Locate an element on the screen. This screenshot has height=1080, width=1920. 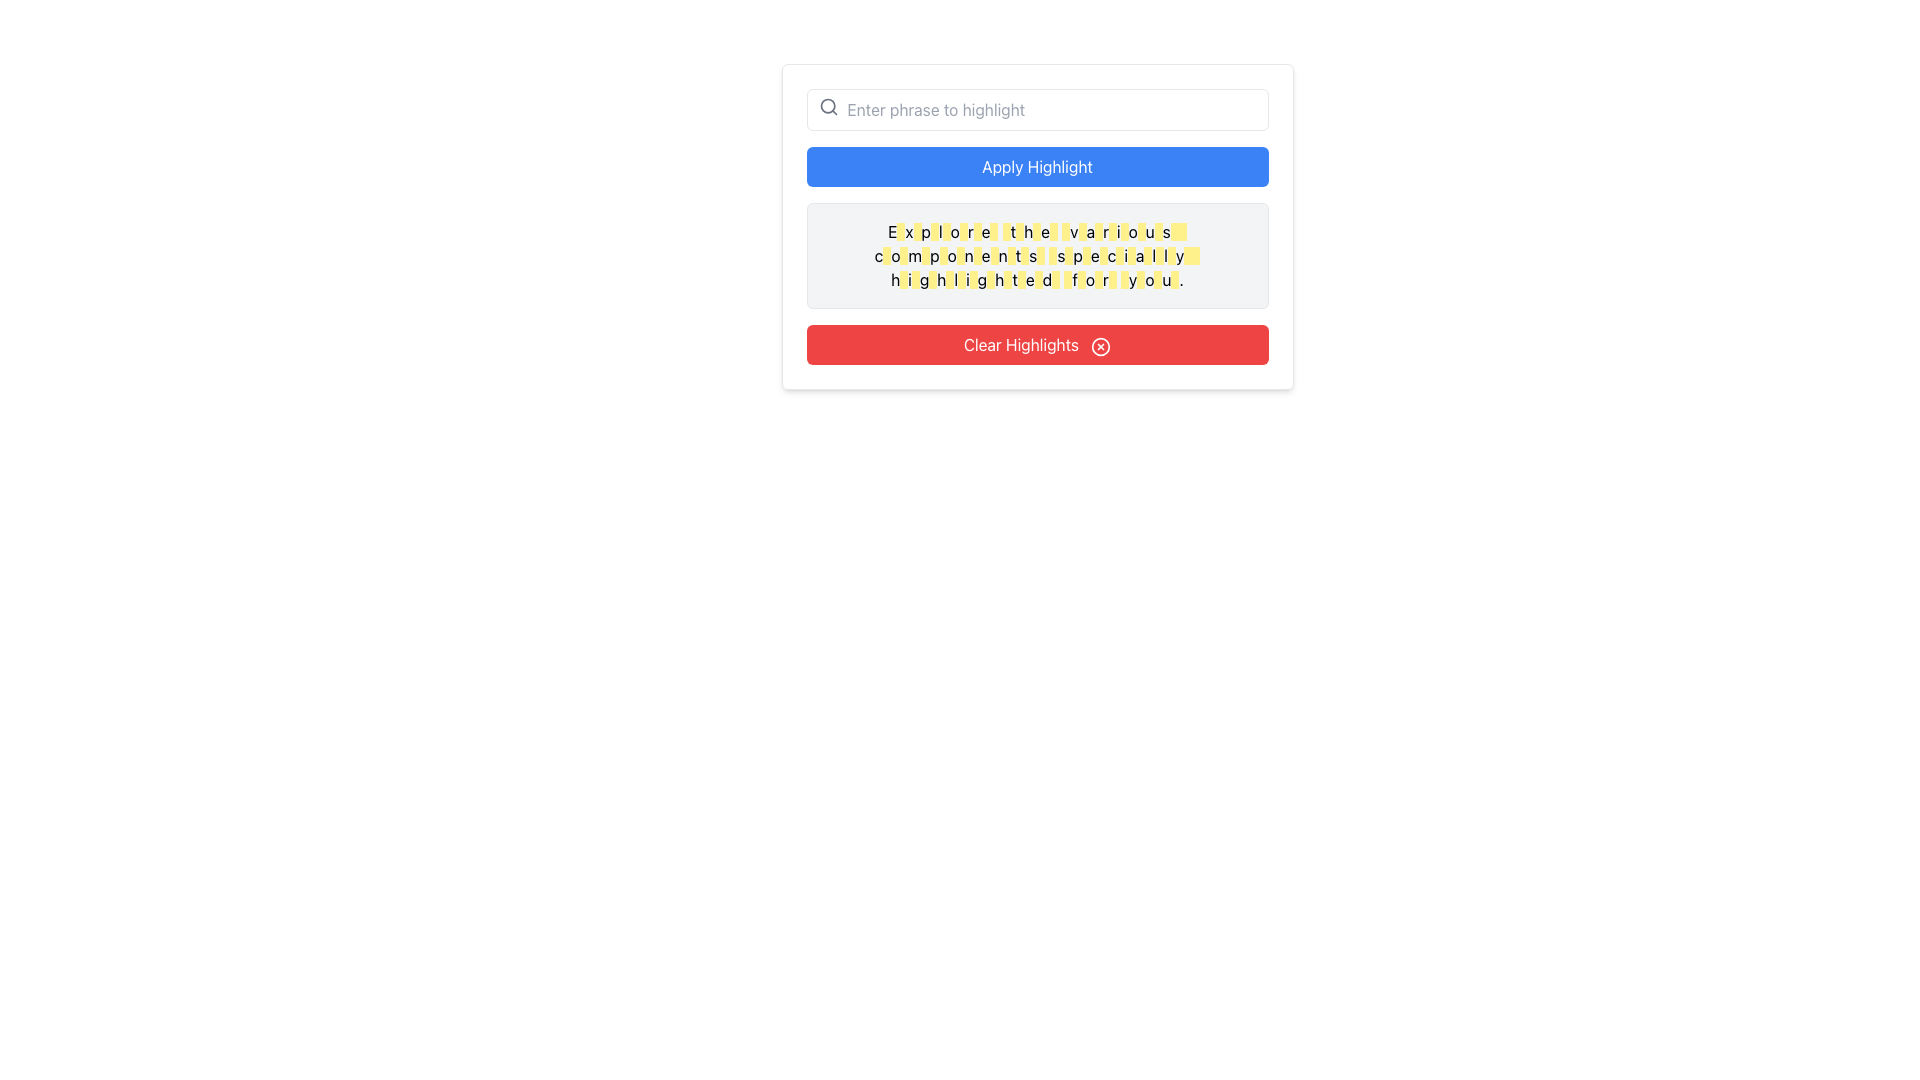
the fifth yellow-highlighted marker within the text box to interact with the surrounding text area is located at coordinates (963, 230).